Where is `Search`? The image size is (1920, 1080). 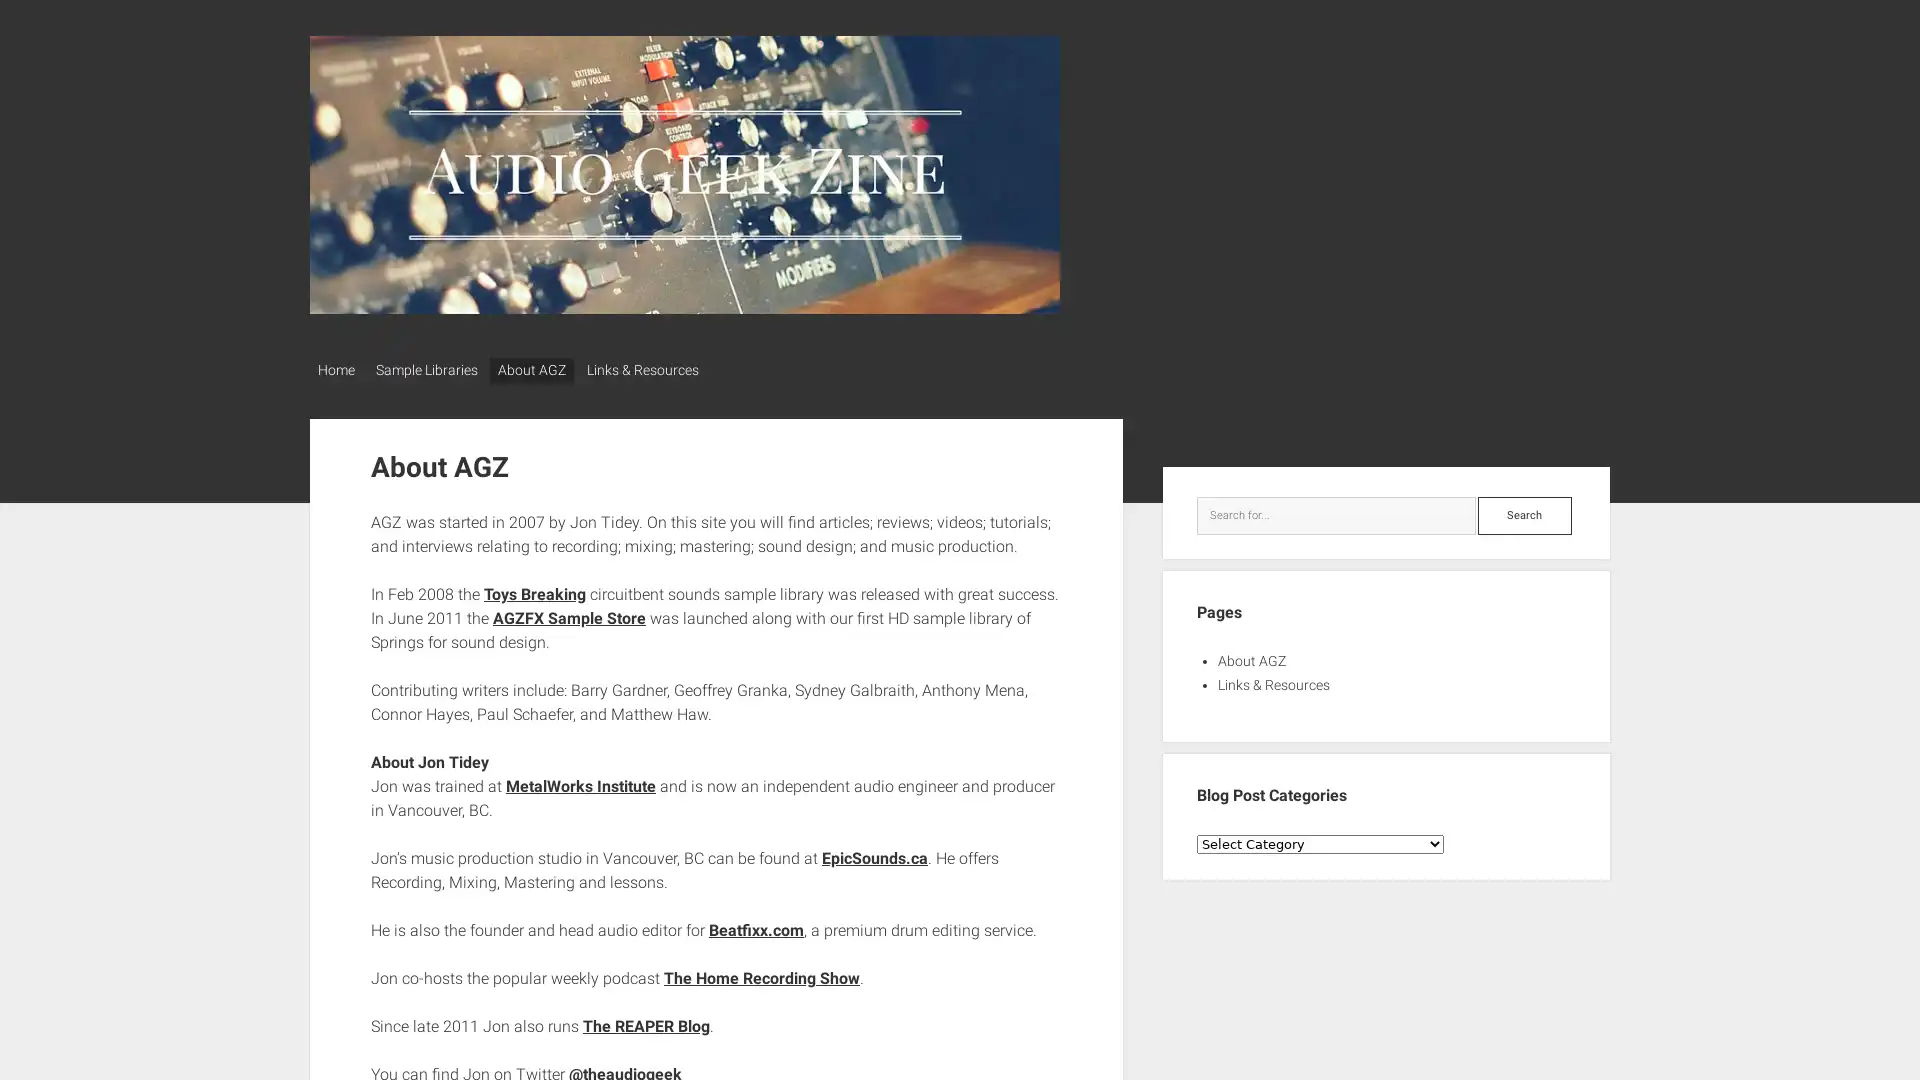
Search is located at coordinates (1523, 508).